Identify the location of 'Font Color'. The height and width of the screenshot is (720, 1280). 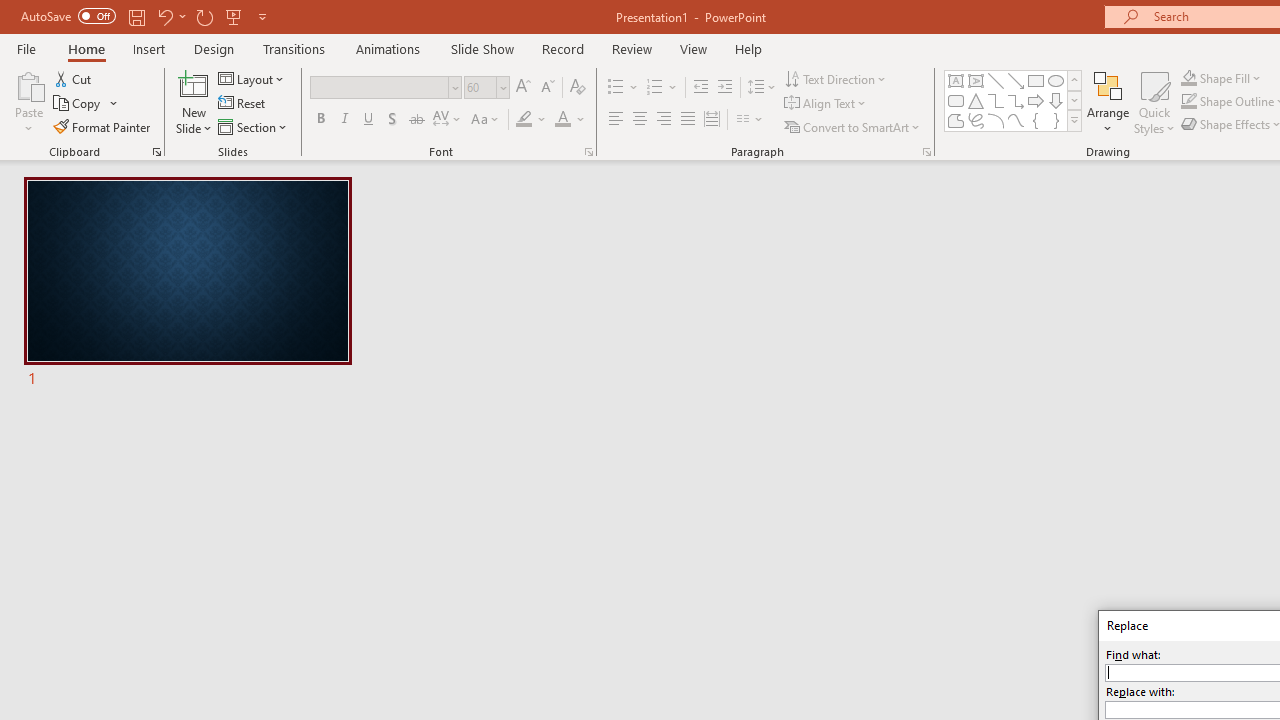
(569, 119).